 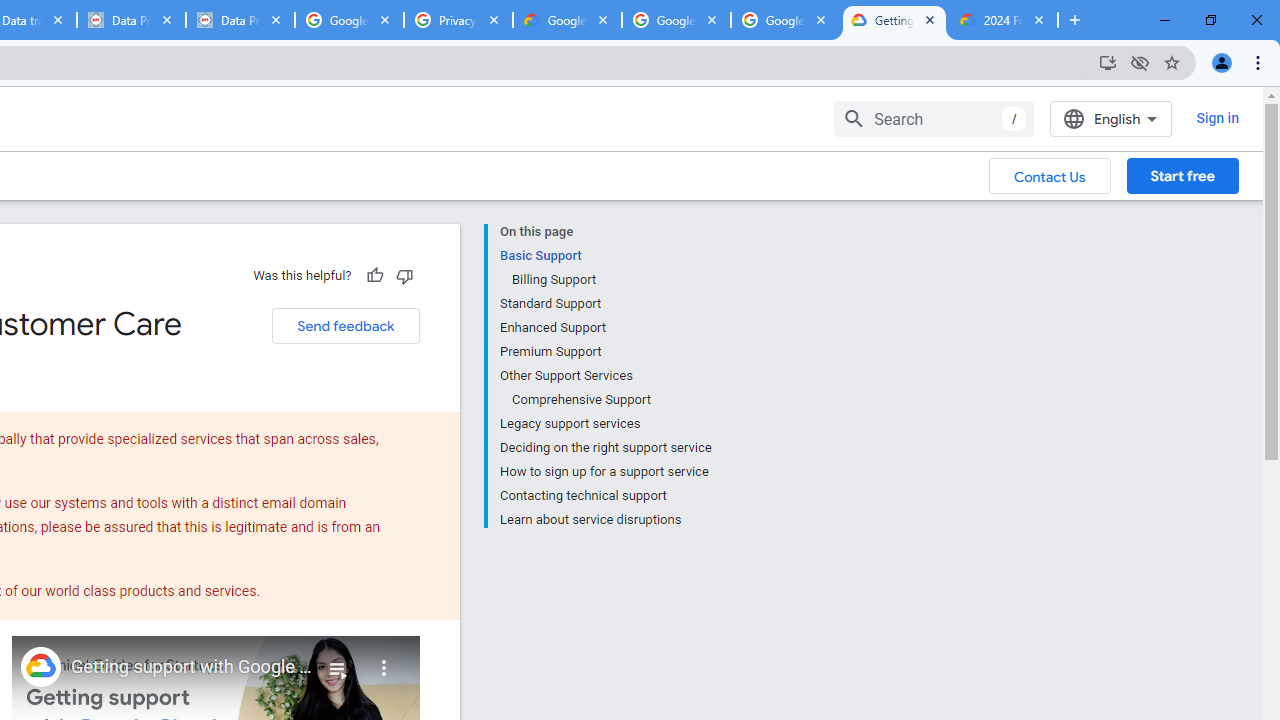 I want to click on 'Getting support with Google Cloud Customer Care', so click(x=192, y=667).